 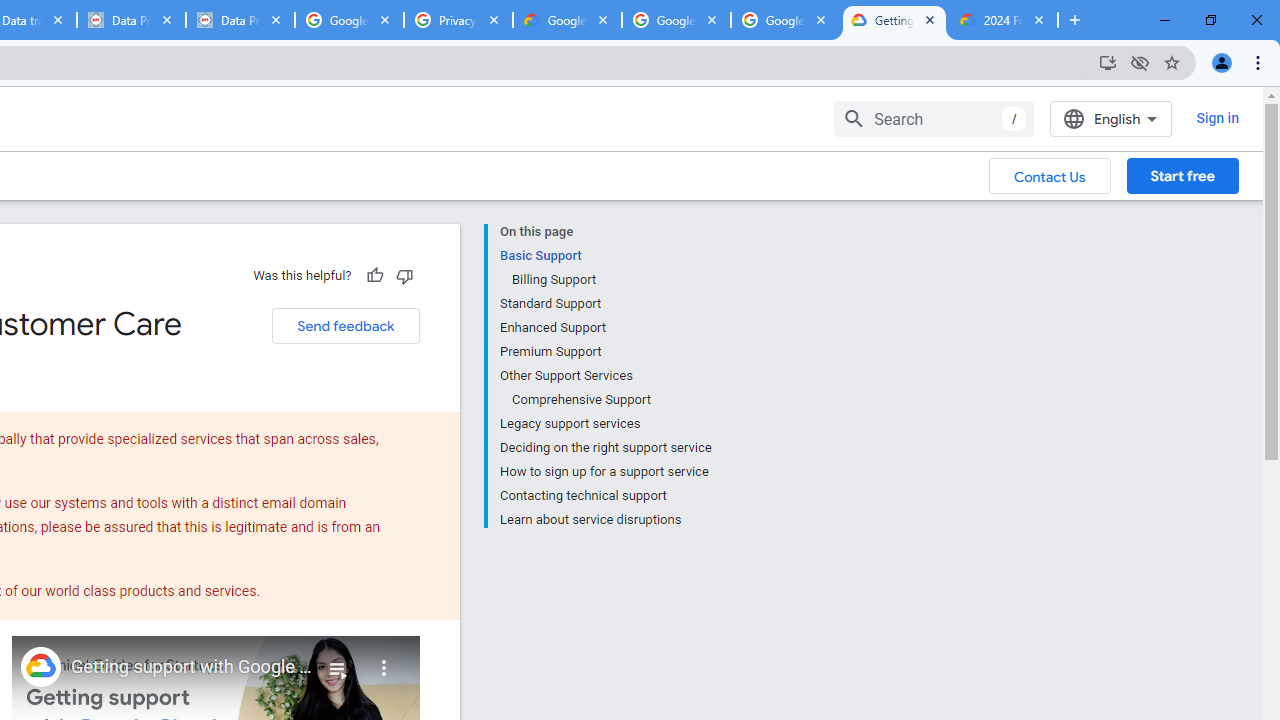 I want to click on 'Getting support with Google Cloud Customer Care', so click(x=192, y=667).